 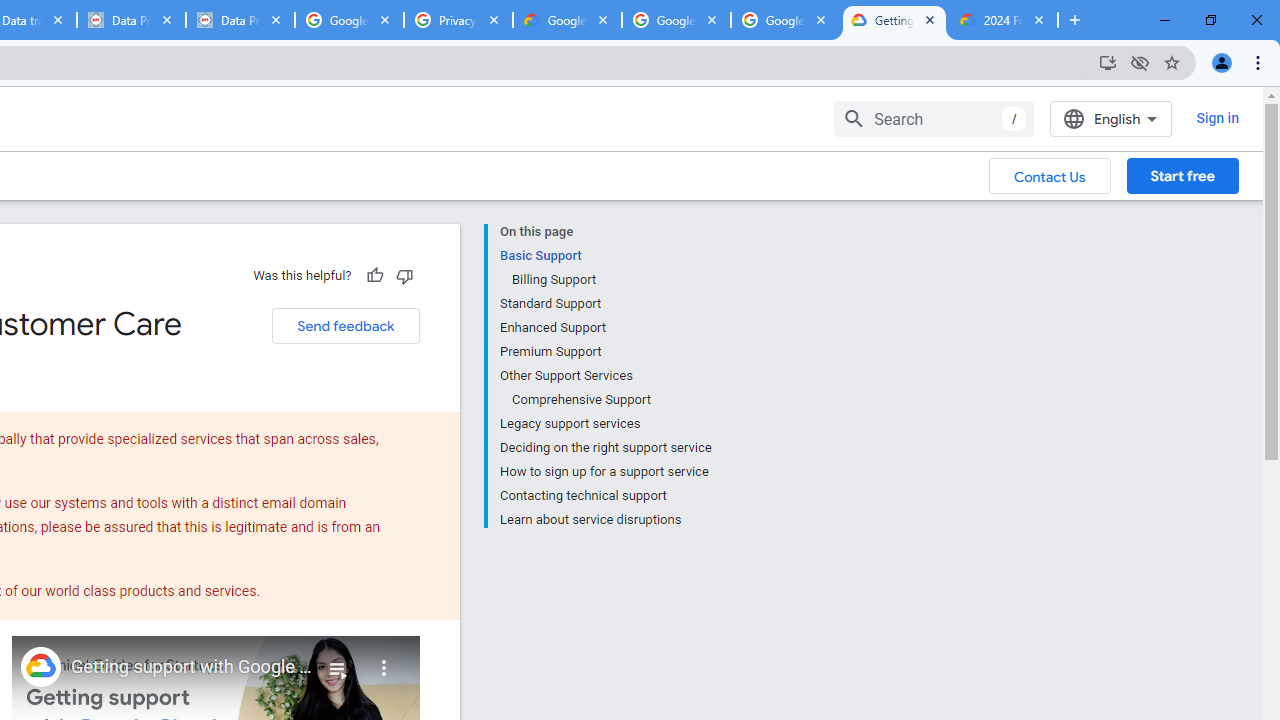 I want to click on 'Getting support with Google Cloud Customer Care', so click(x=192, y=667).